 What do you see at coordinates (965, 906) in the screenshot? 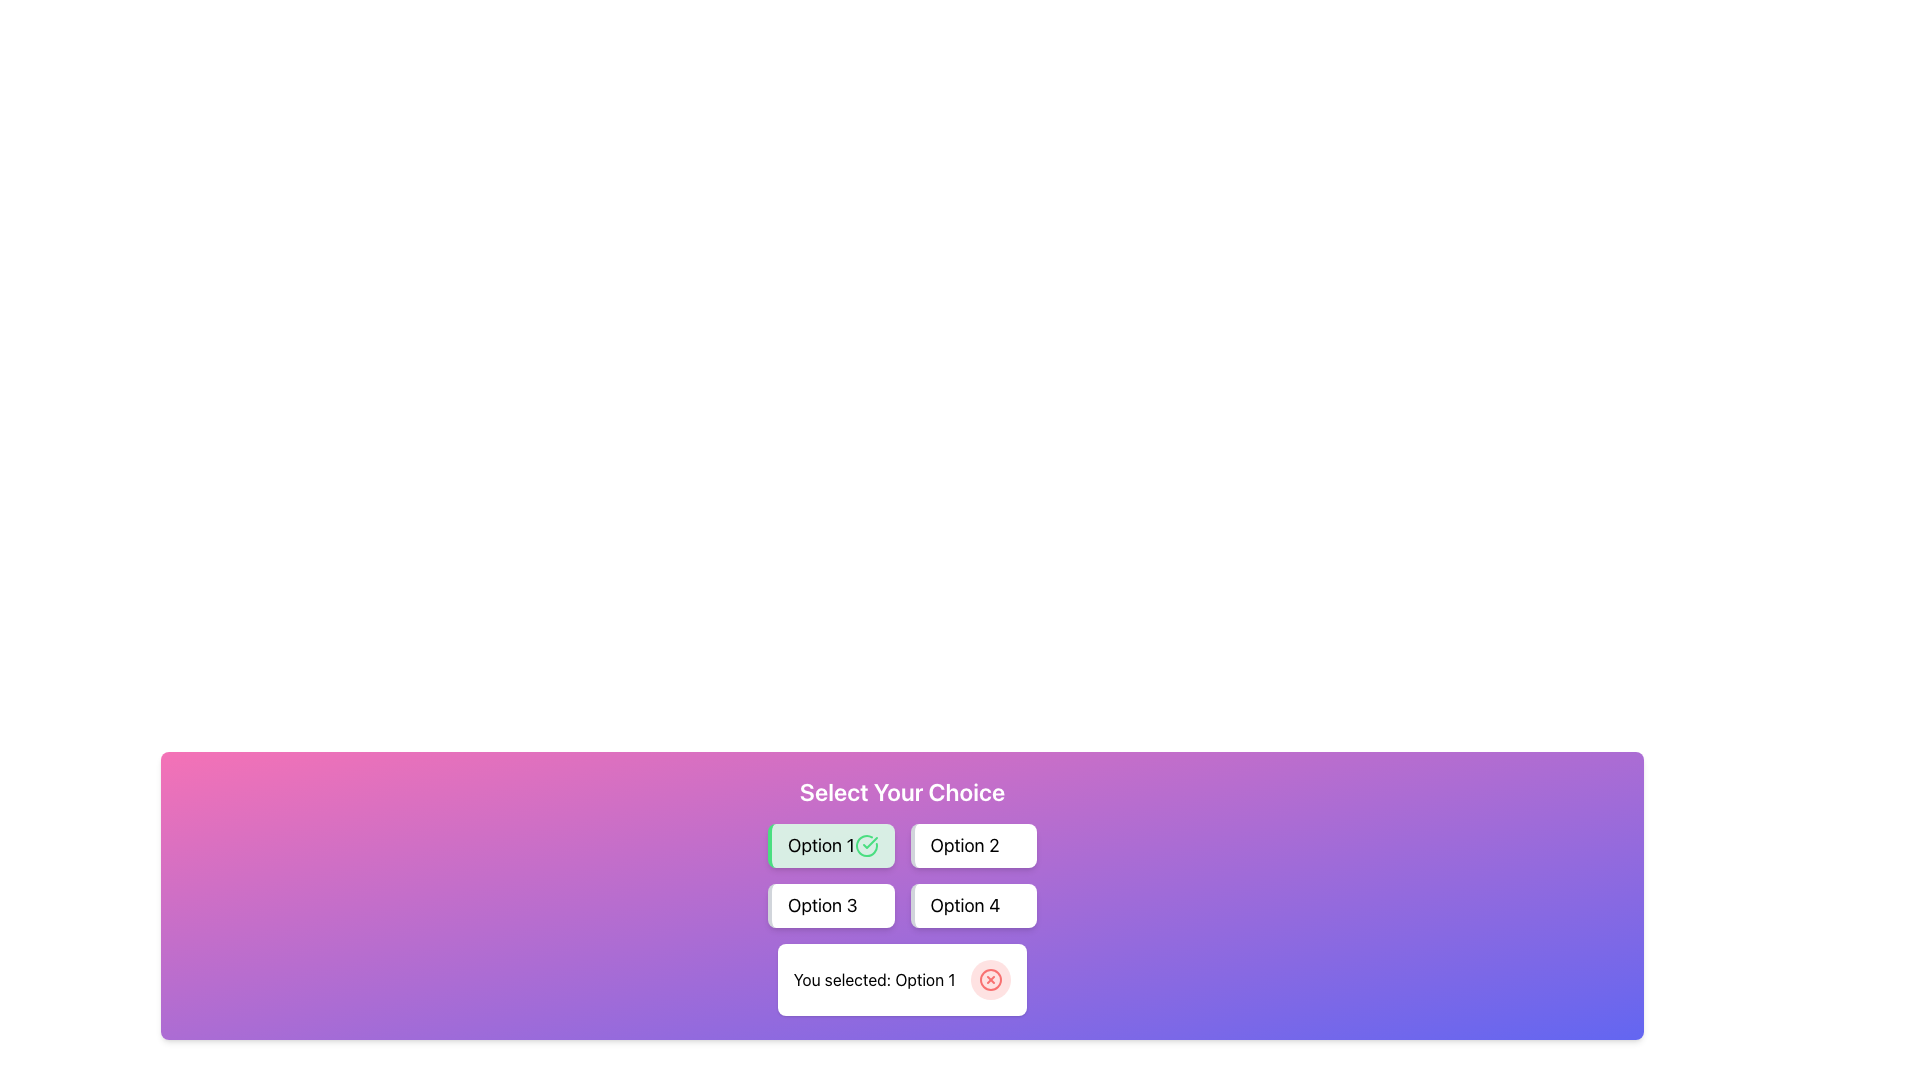
I see `the button labeled 'Option 4' located in the bottom-right position of a two-by-two button grid on a gradient-colored panel` at bounding box center [965, 906].